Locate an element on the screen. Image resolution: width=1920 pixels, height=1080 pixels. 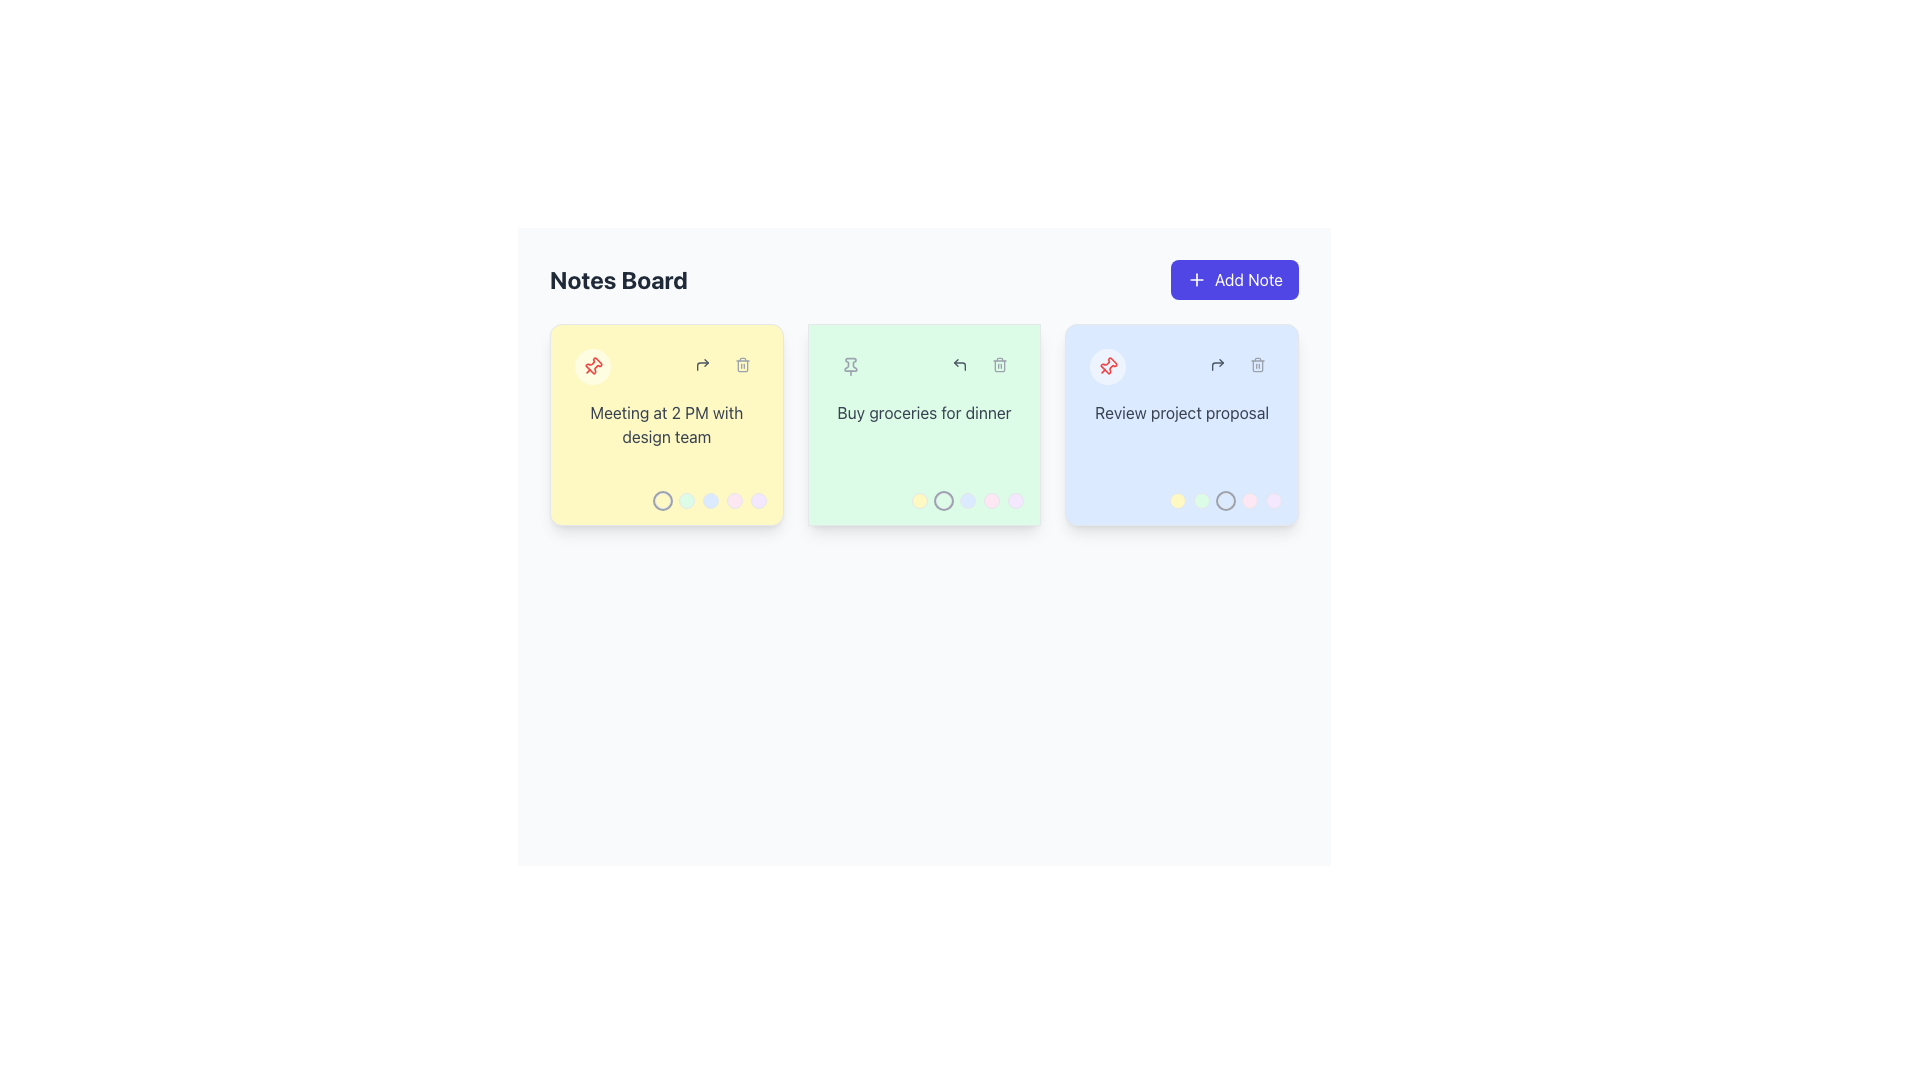
the first rectangular card with a soft yellow background that contains the text 'Meeting at 2 PM with design team' is located at coordinates (666, 423).